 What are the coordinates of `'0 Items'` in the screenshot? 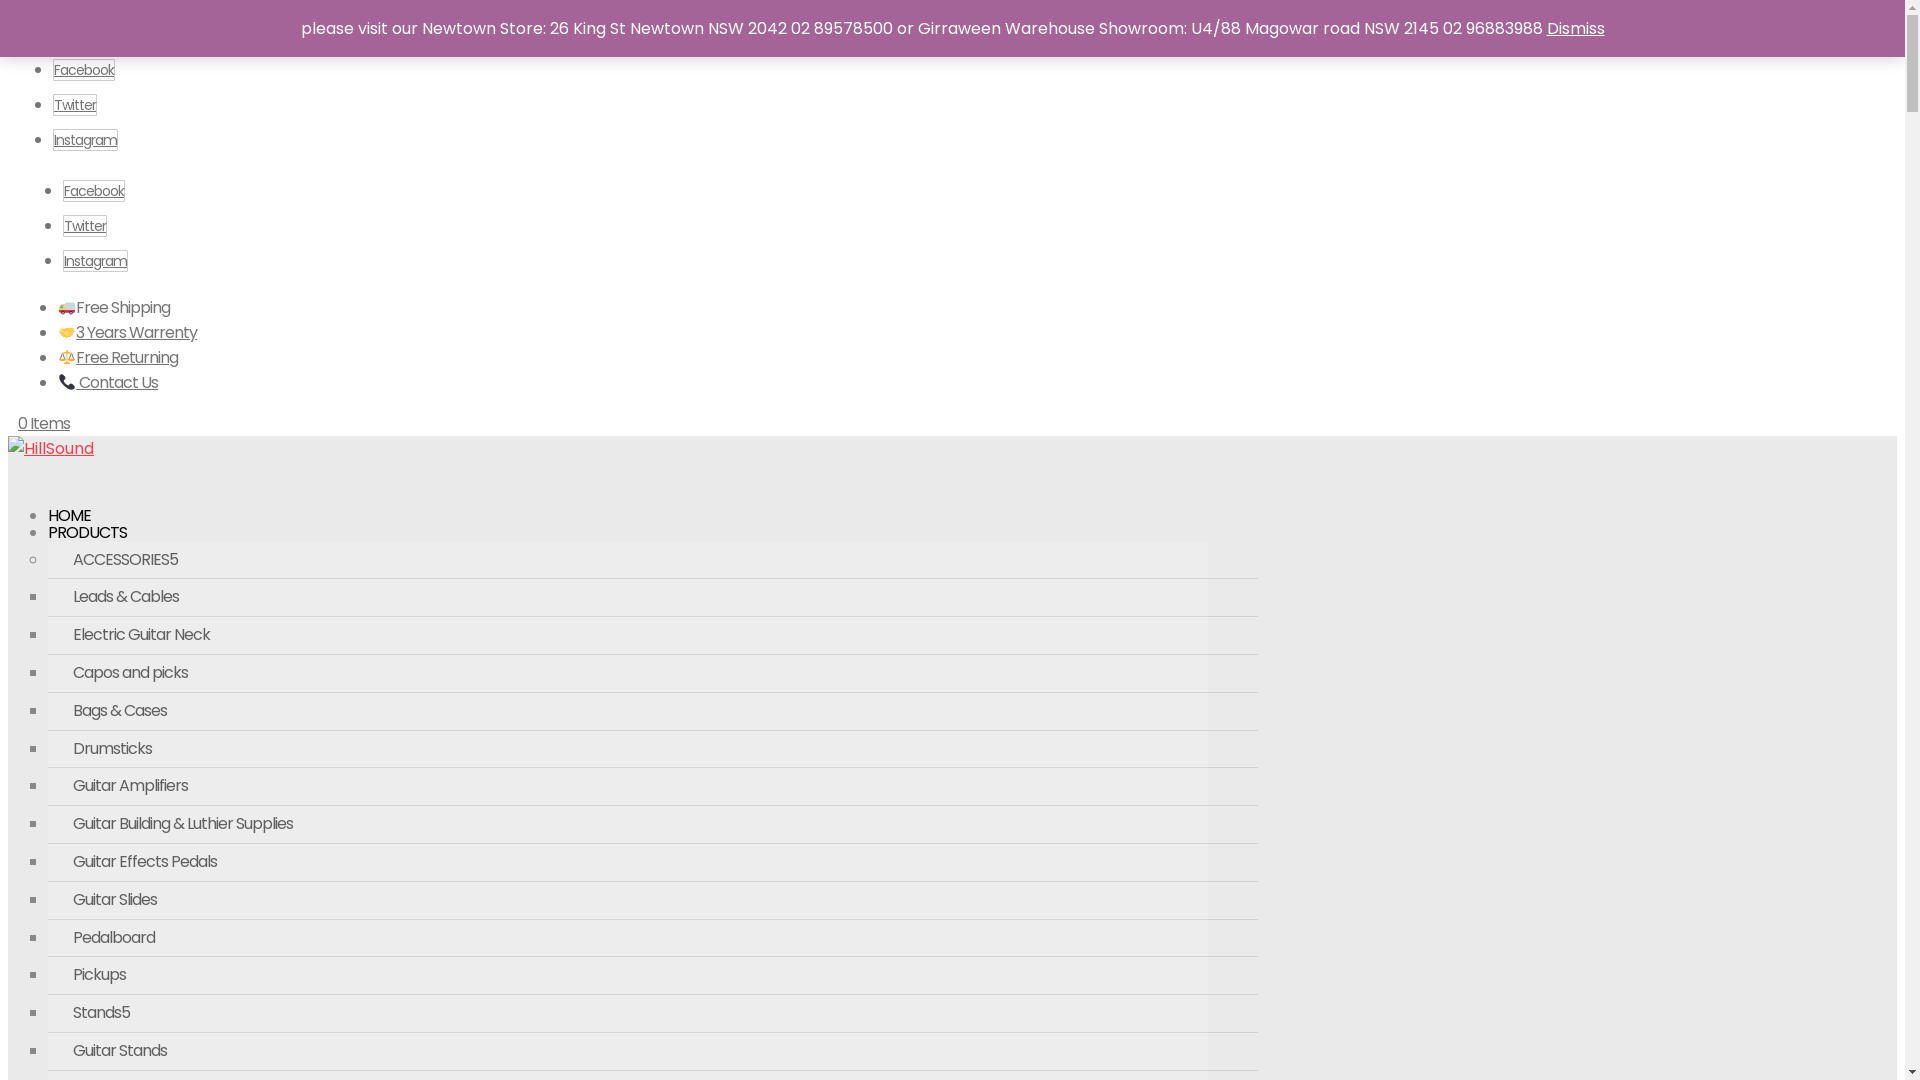 It's located at (18, 422).